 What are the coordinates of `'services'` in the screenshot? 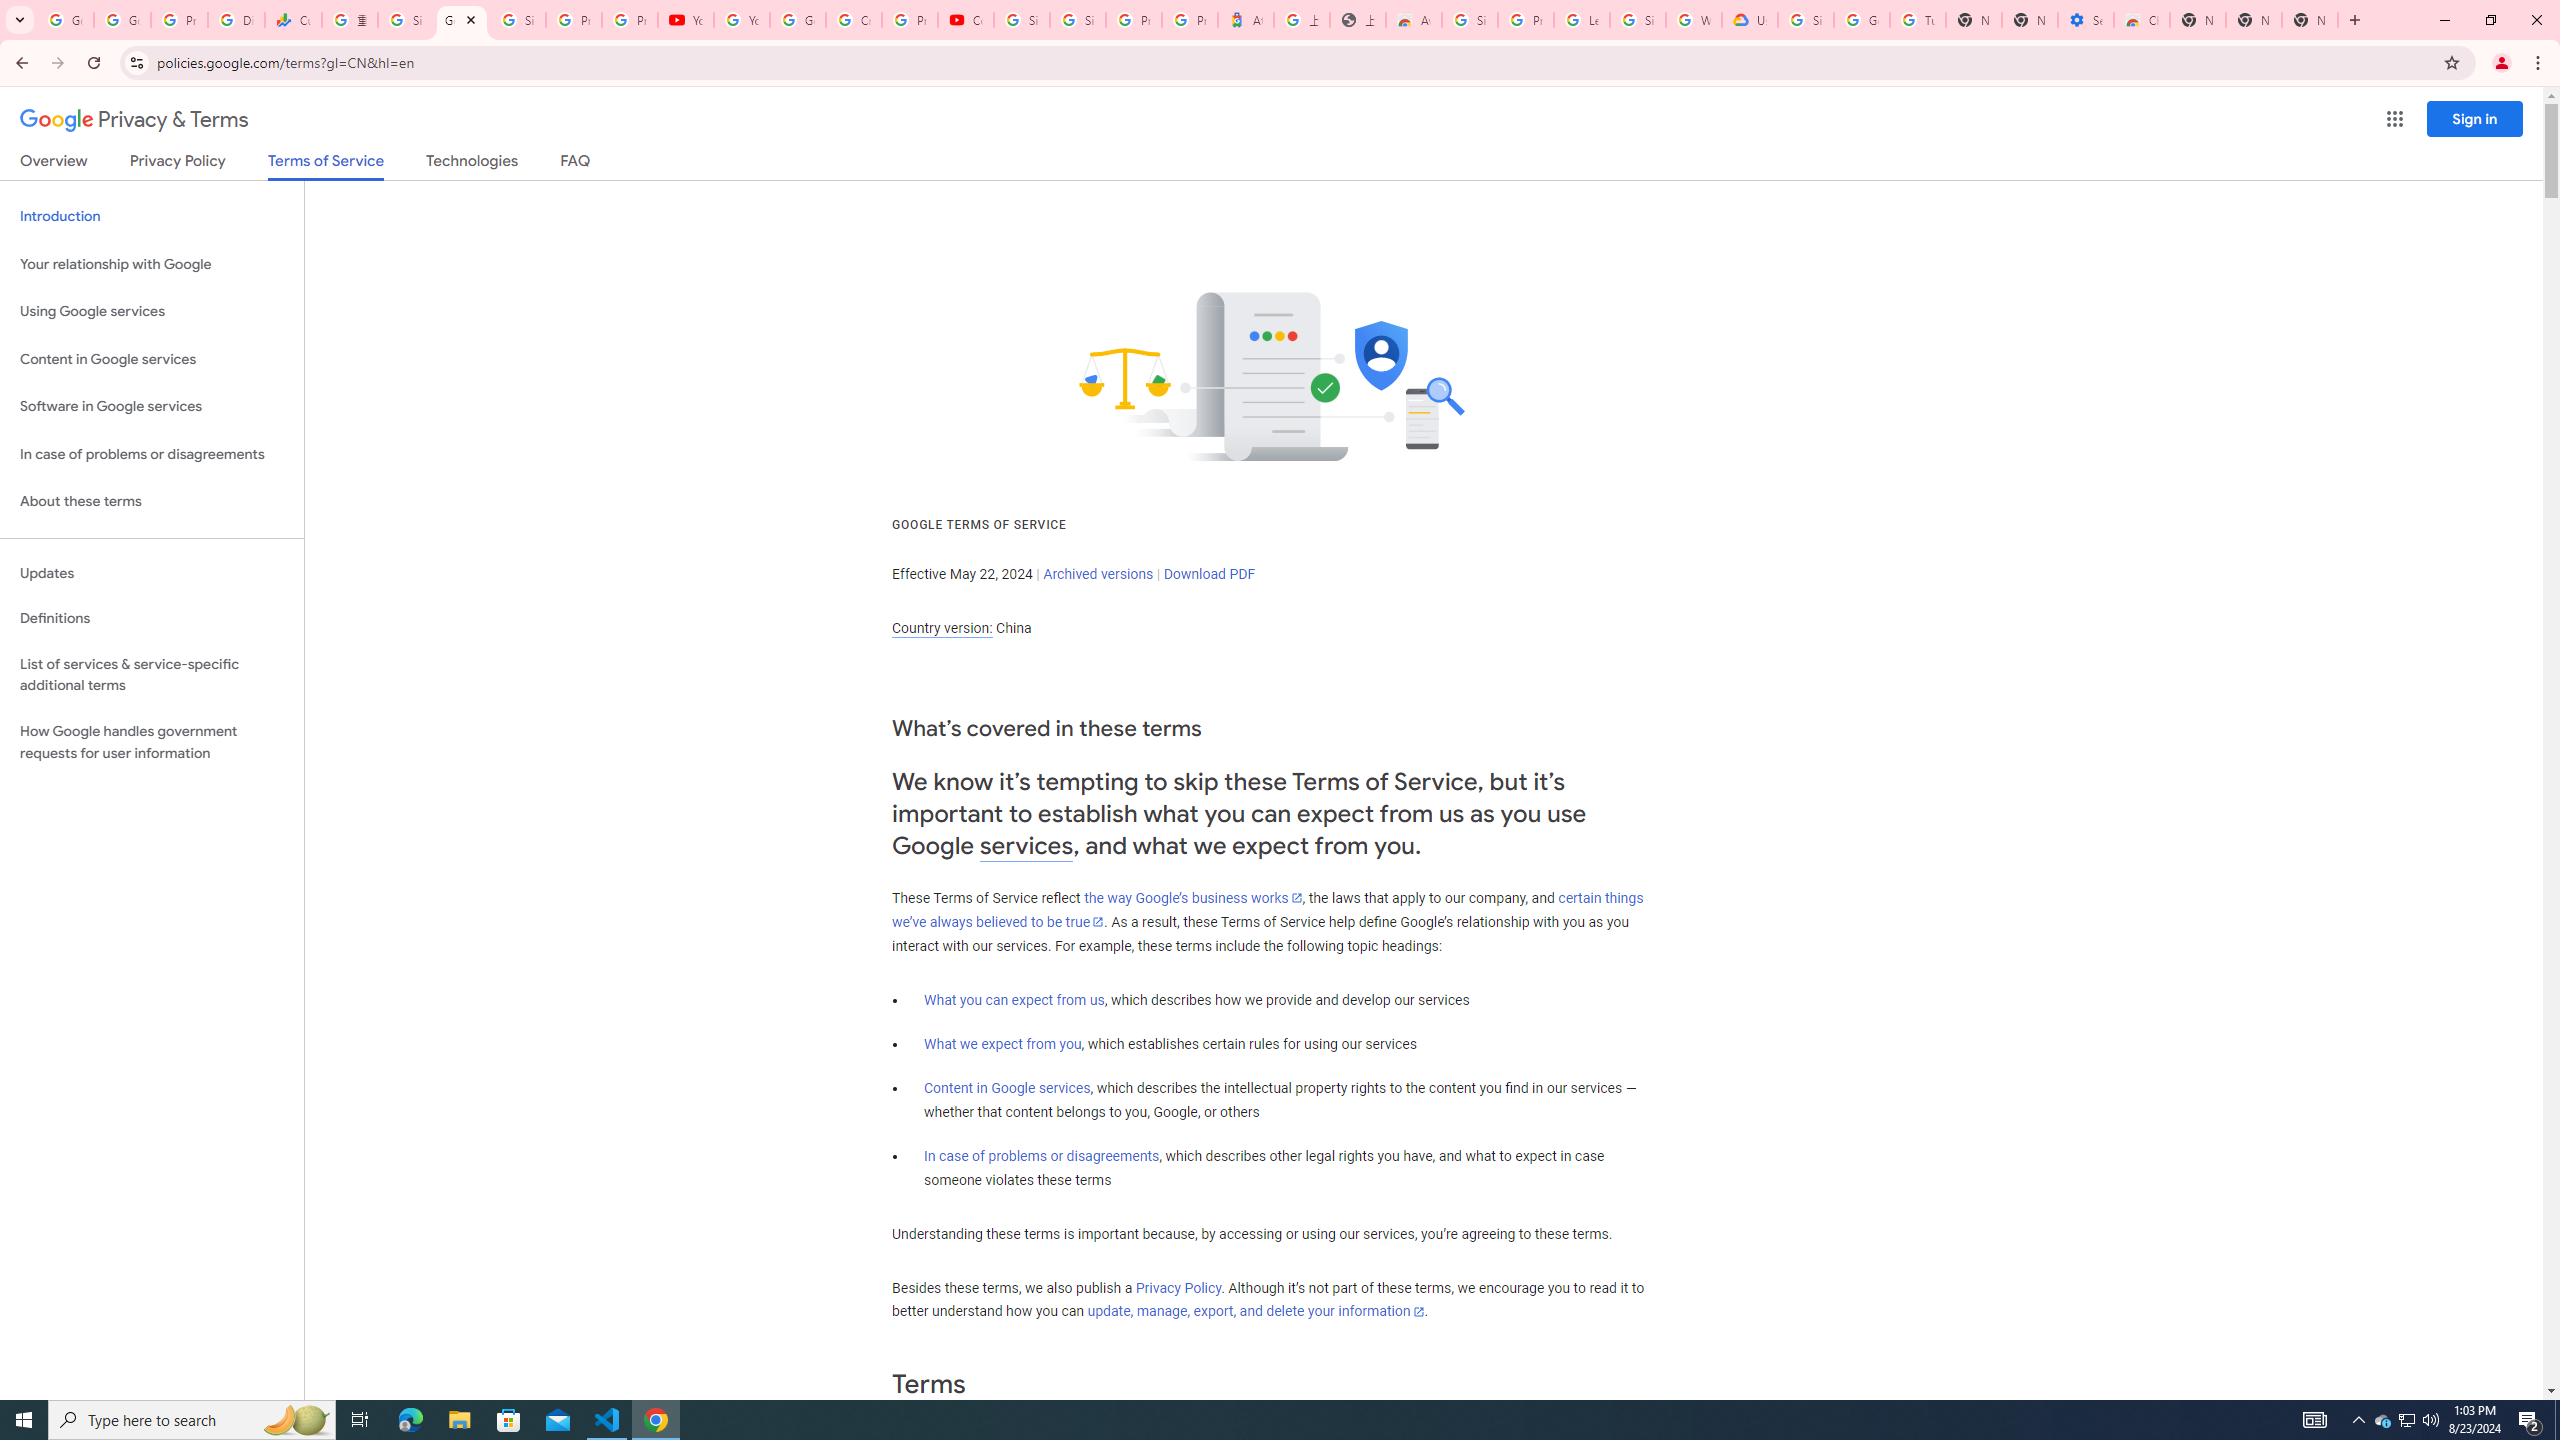 It's located at (1026, 846).